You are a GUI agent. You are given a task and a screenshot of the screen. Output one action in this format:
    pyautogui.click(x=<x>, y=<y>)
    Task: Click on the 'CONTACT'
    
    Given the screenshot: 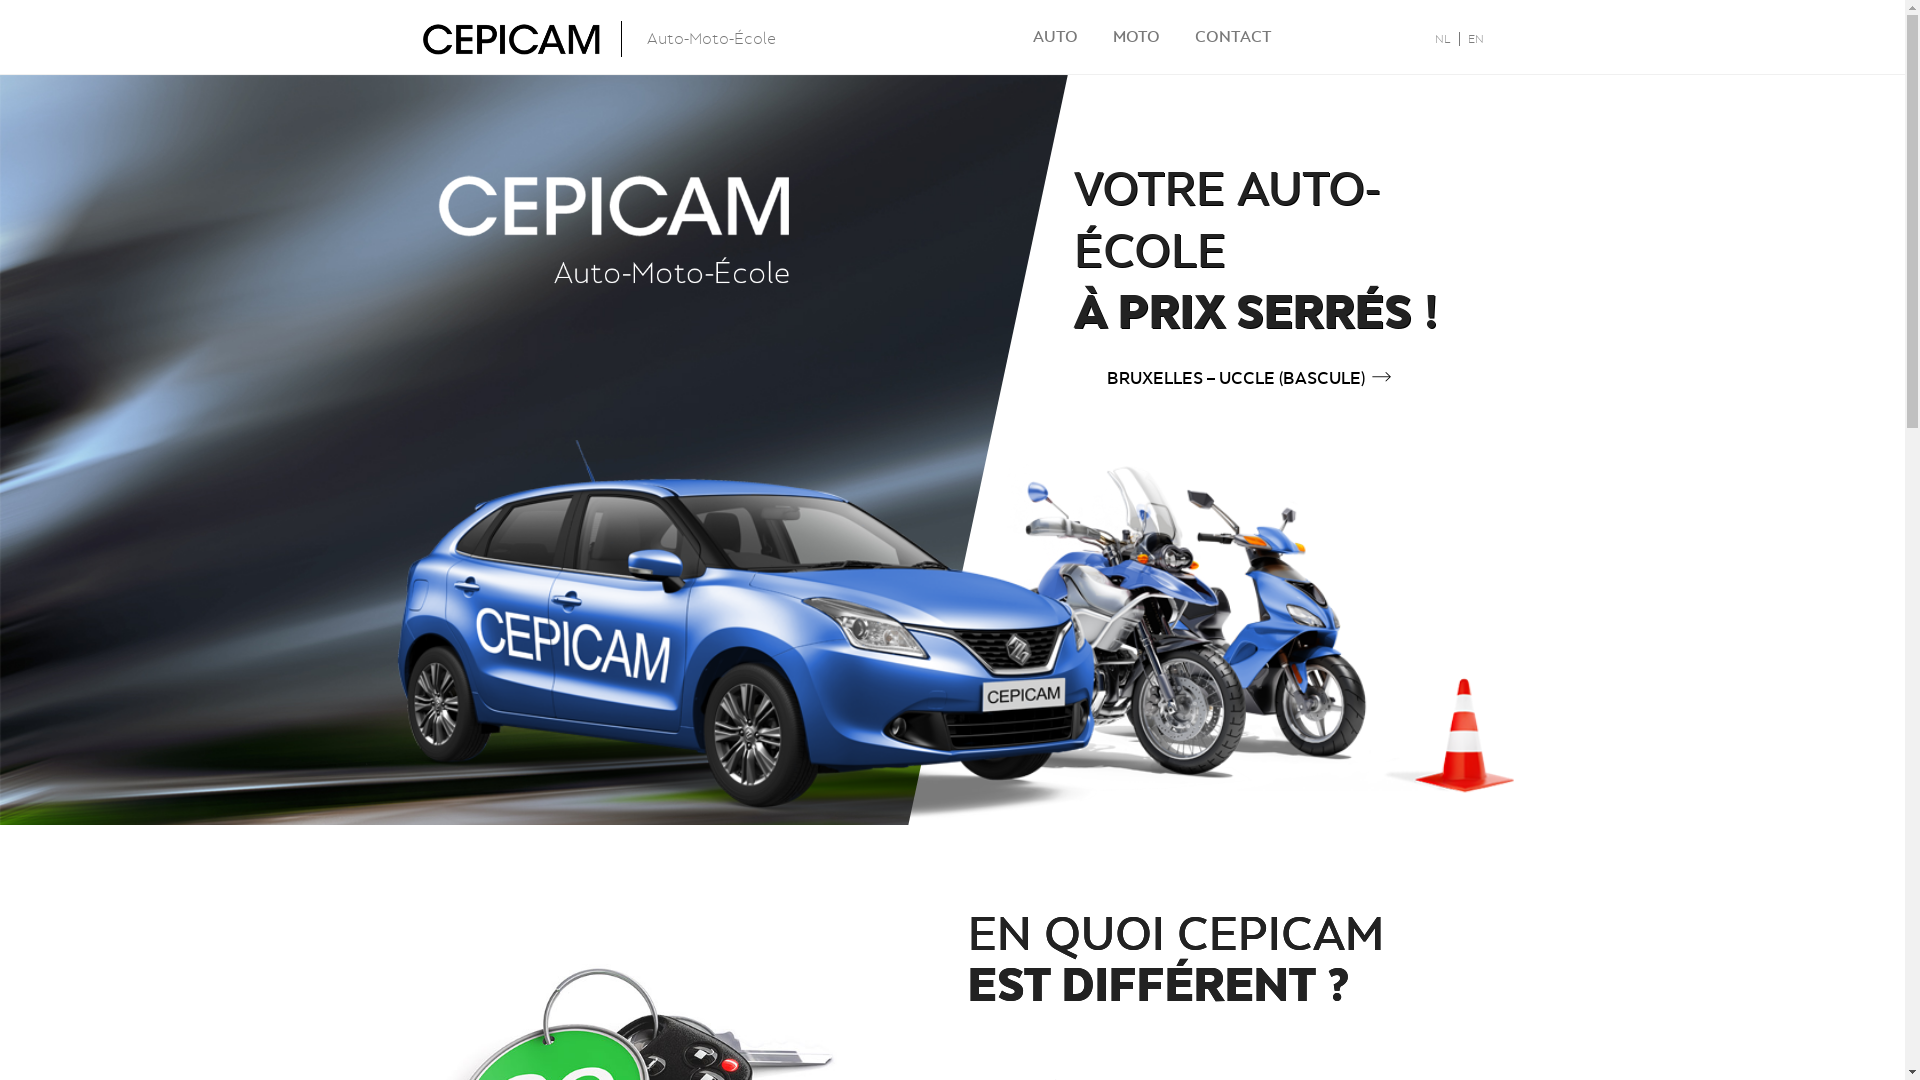 What is the action you would take?
    pyautogui.click(x=1231, y=36)
    